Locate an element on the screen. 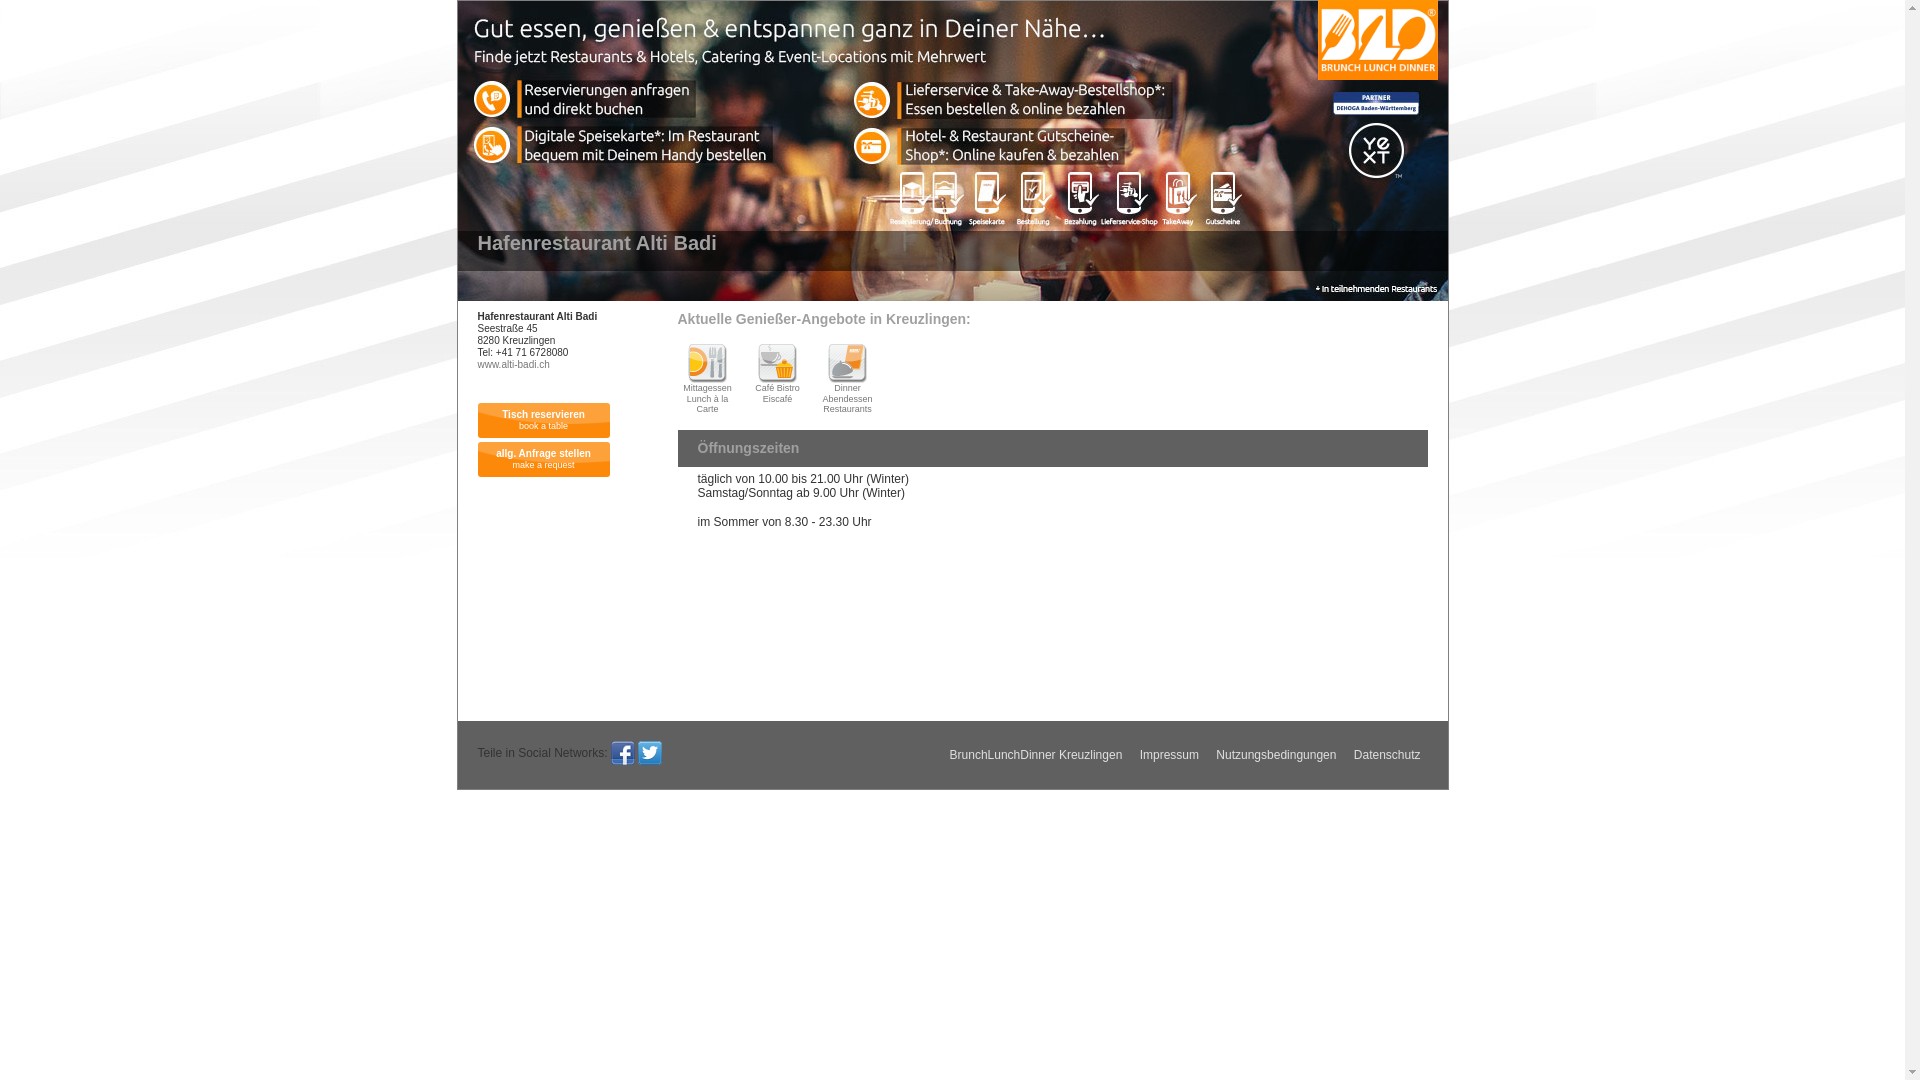  'Datenschutz' is located at coordinates (1347, 755).